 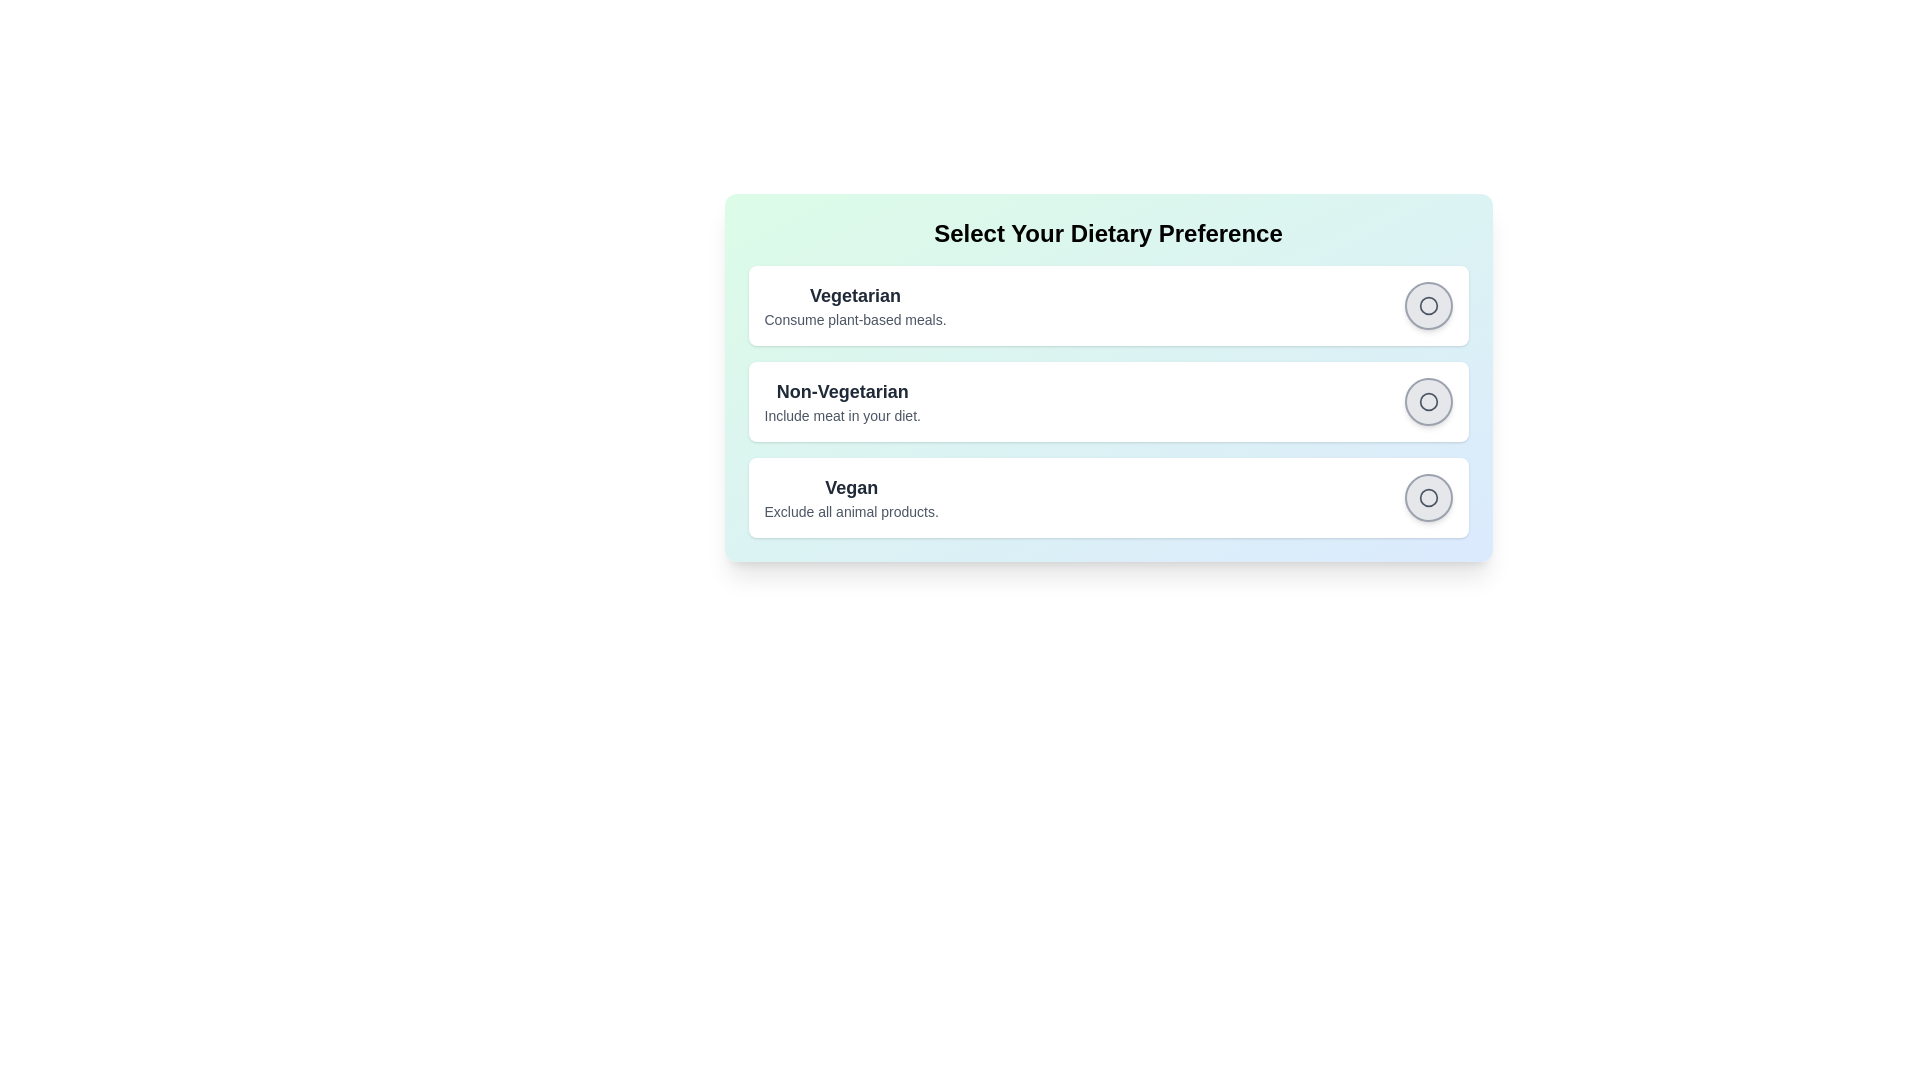 I want to click on the third circular radio button icon representing the 'Vegan' dietary preference option, so click(x=1427, y=496).